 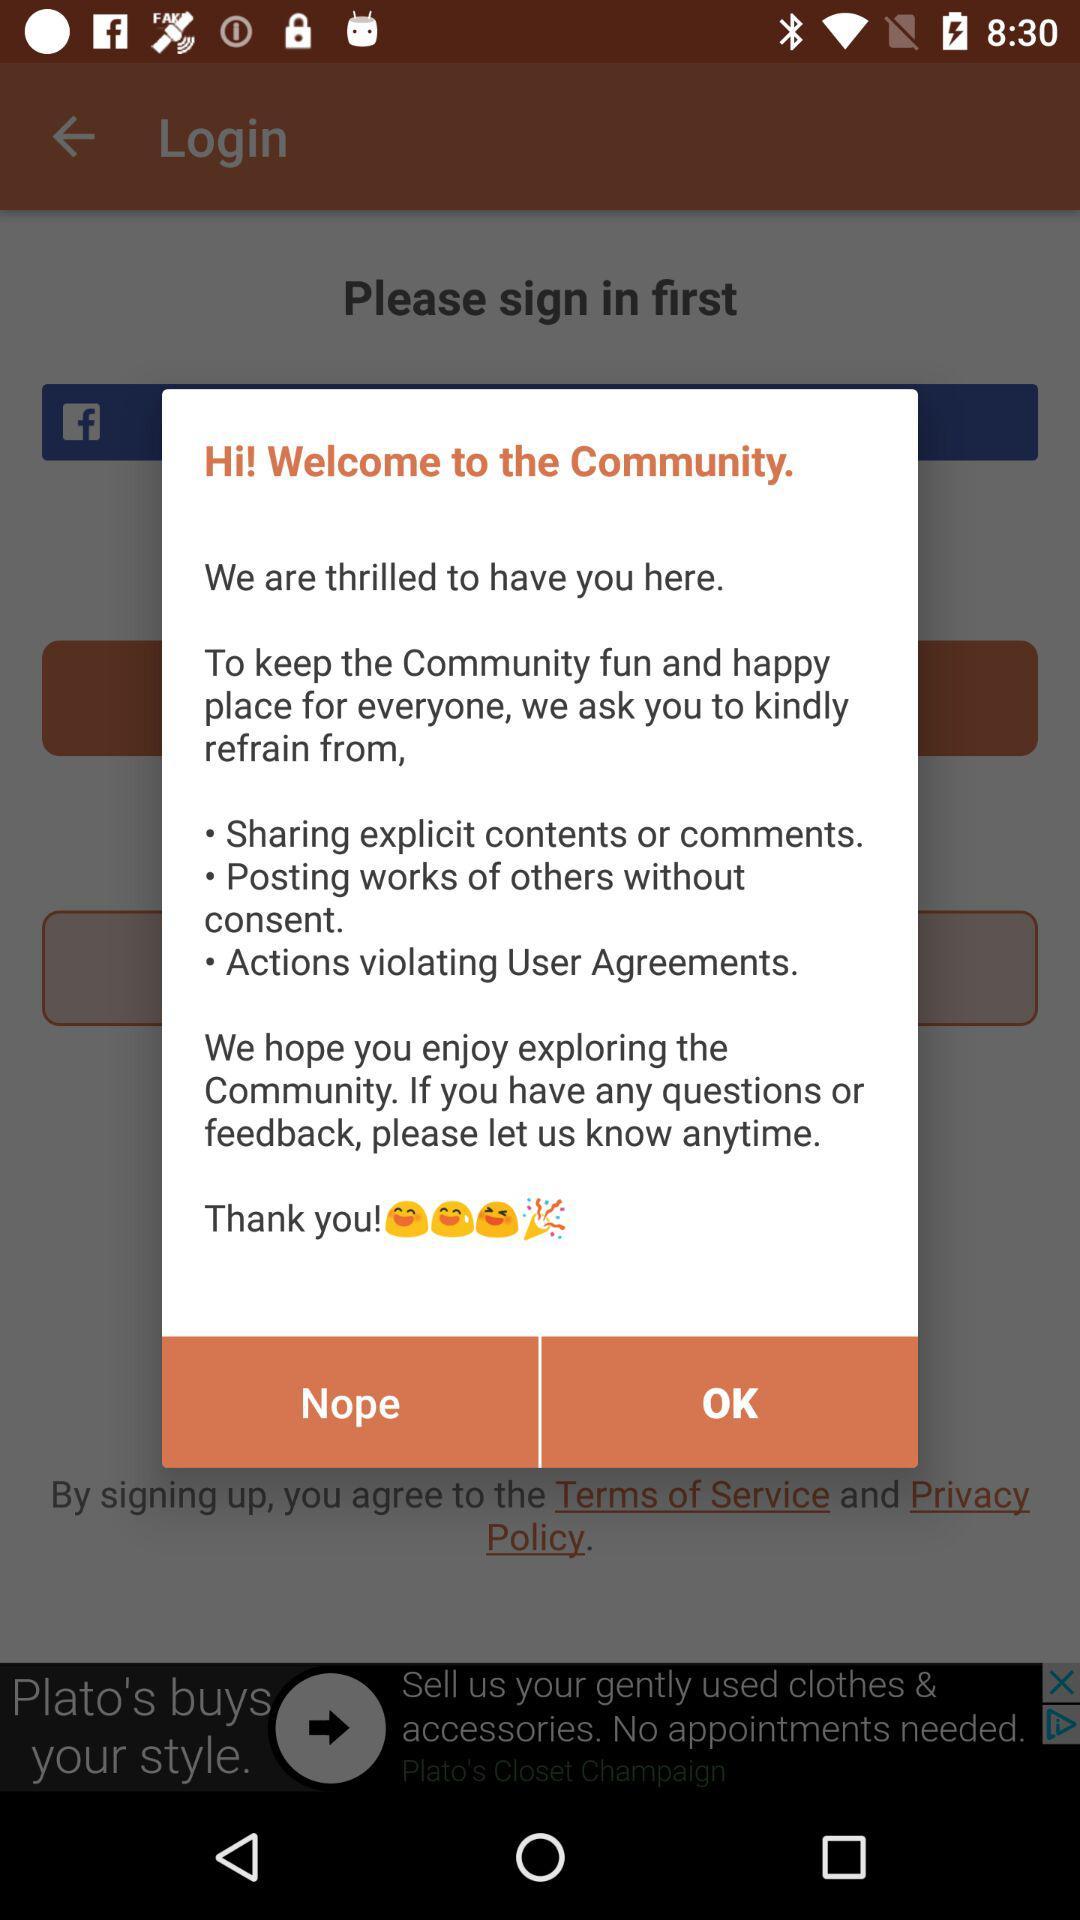 What do you see at coordinates (729, 1401) in the screenshot?
I see `the item below the we are thrilled icon` at bounding box center [729, 1401].